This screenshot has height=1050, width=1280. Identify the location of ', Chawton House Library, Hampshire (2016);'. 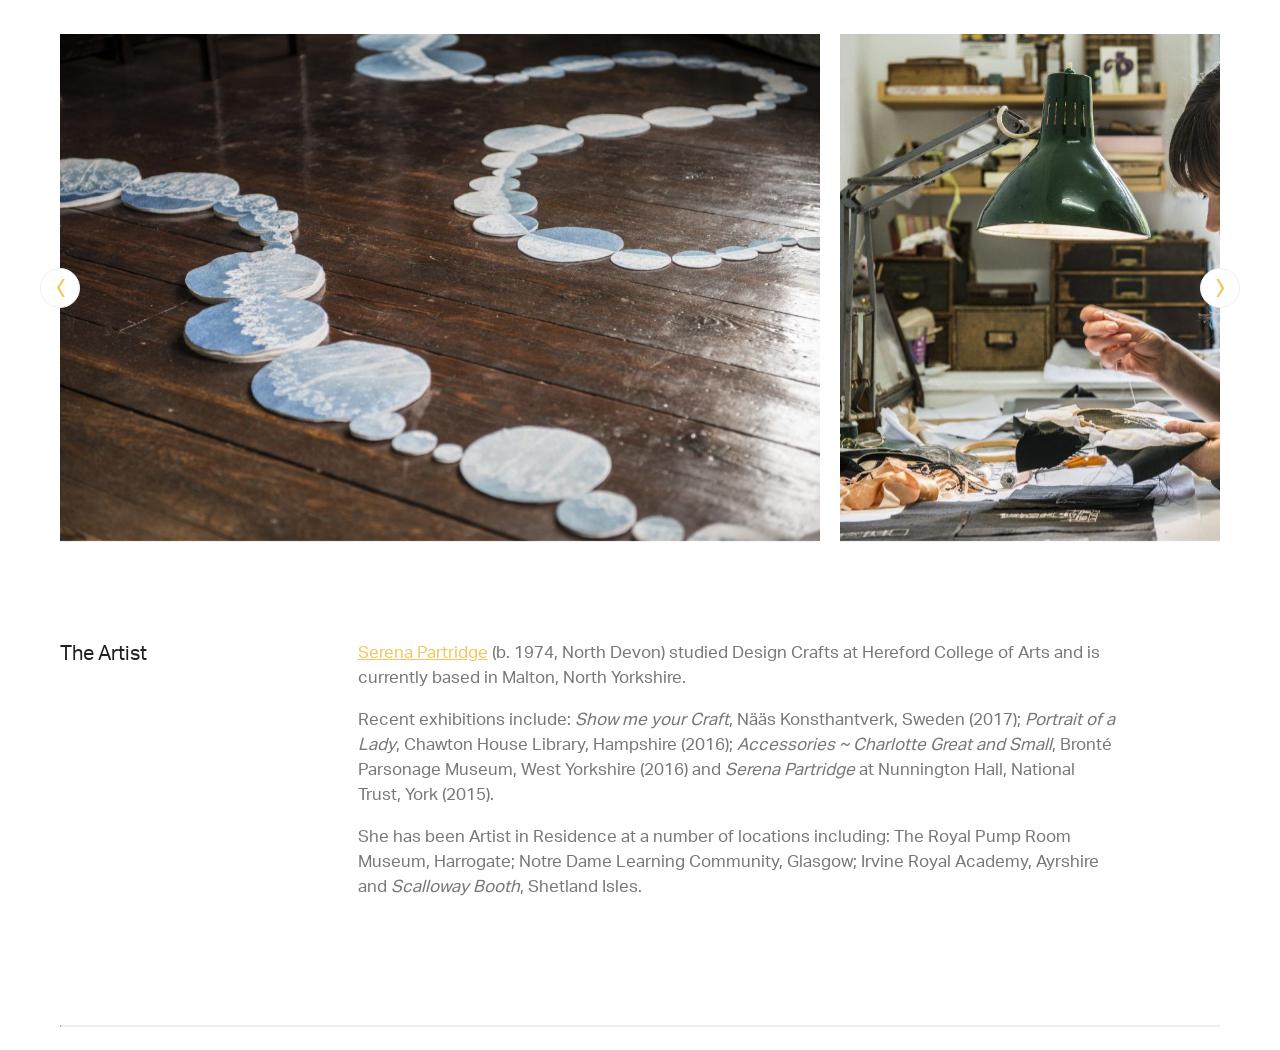
(564, 741).